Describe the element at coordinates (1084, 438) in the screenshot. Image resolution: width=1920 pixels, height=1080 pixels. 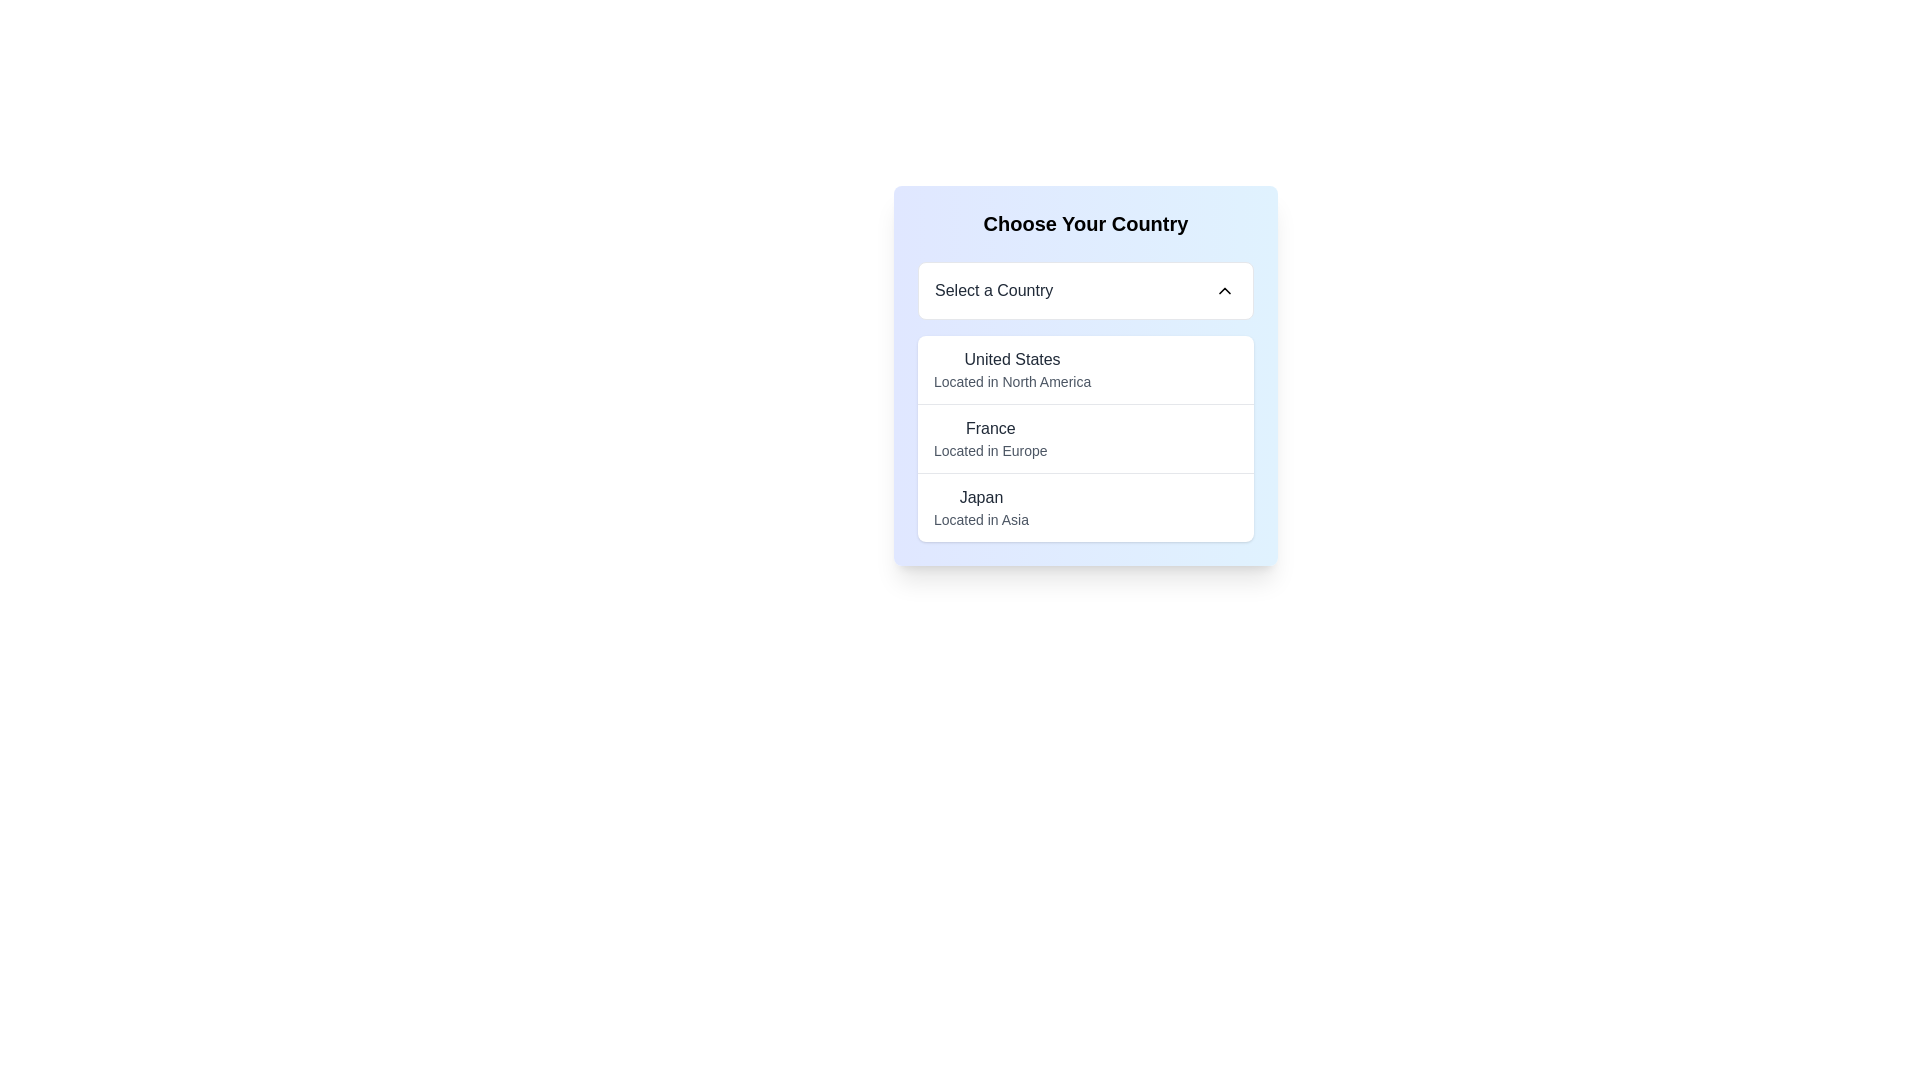
I see `the second entry in the country list, which is located below the 'Select a Country' dropdown in the 'Choose Your Country' component` at that location.